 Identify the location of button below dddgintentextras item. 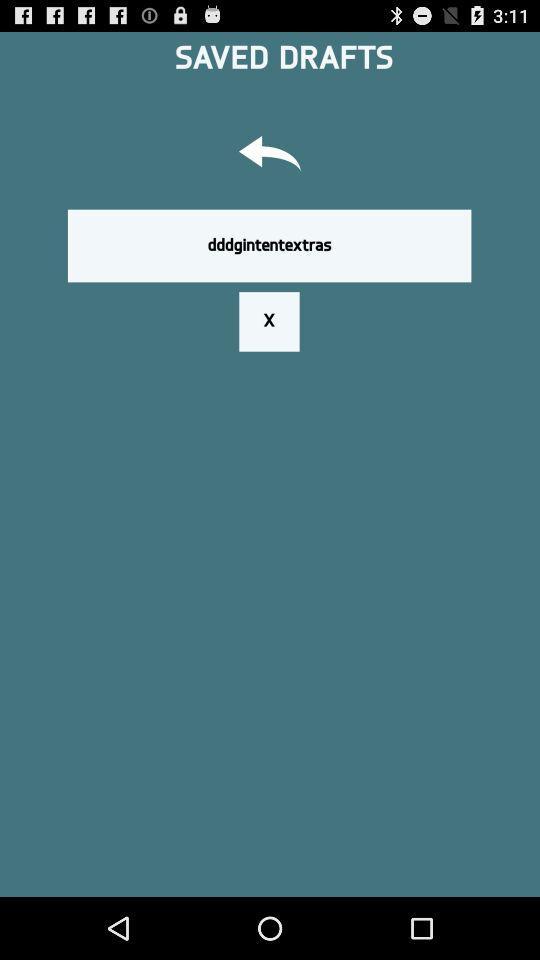
(269, 321).